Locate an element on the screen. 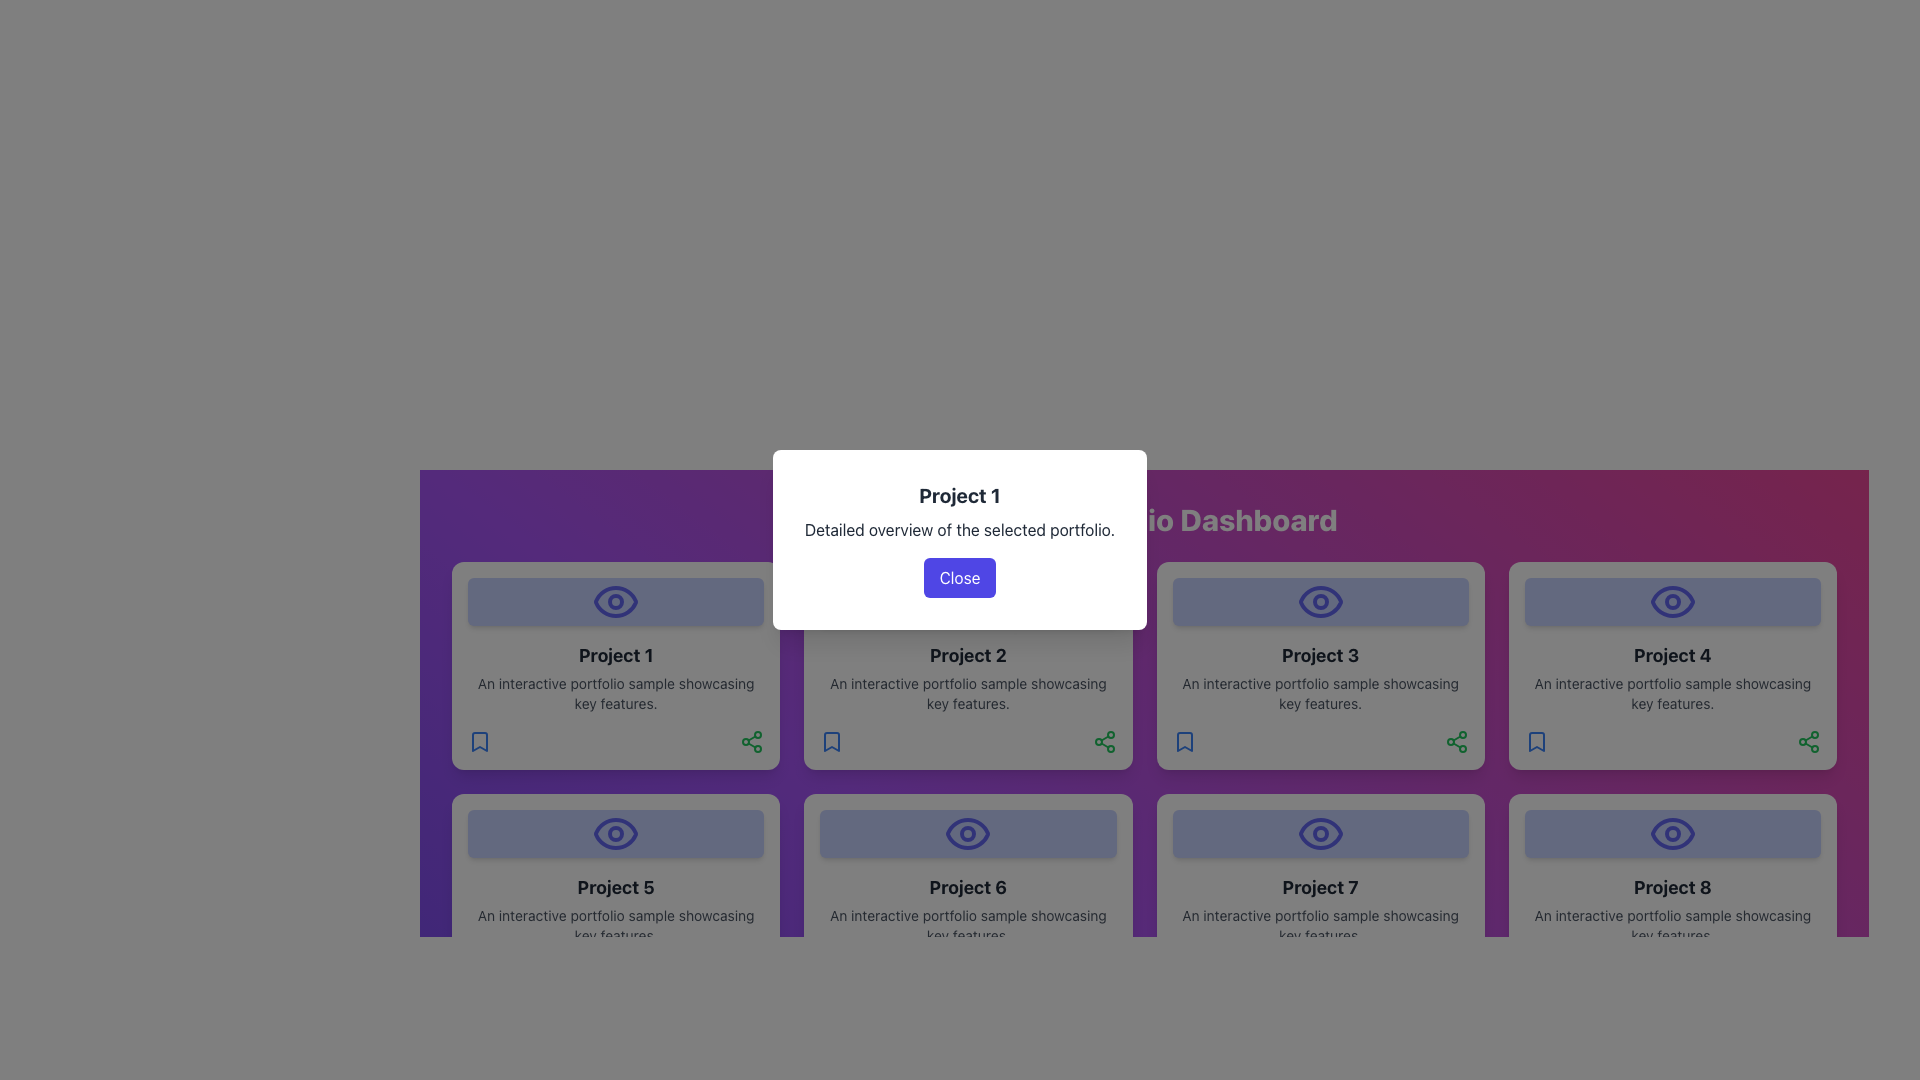 Image resolution: width=1920 pixels, height=1080 pixels. the static text element that provides a description or summary of the selected project, located below the heading 'Project 1' and above the 'Close' button is located at coordinates (960, 528).